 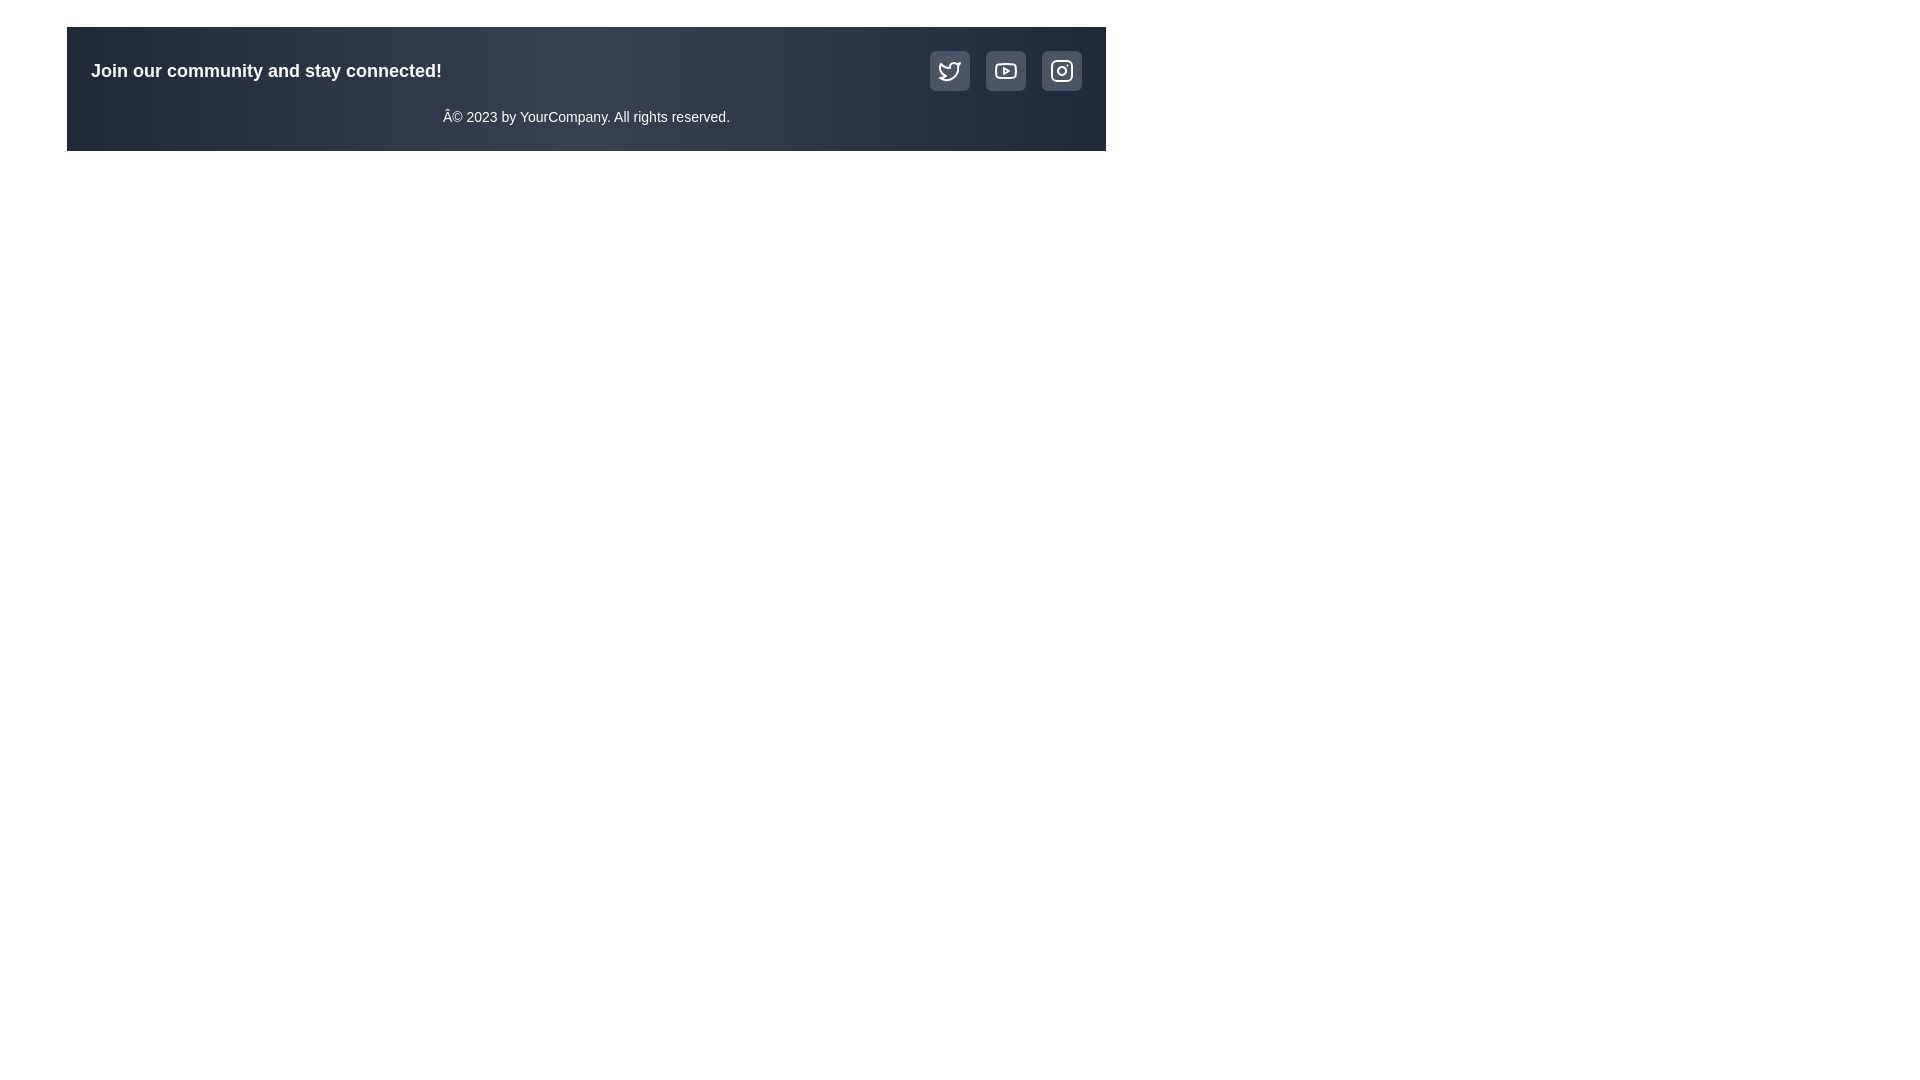 I want to click on the Twitter icon button, which is a white bird silhouette located at the top-right corner of the footer section, so click(x=949, y=69).